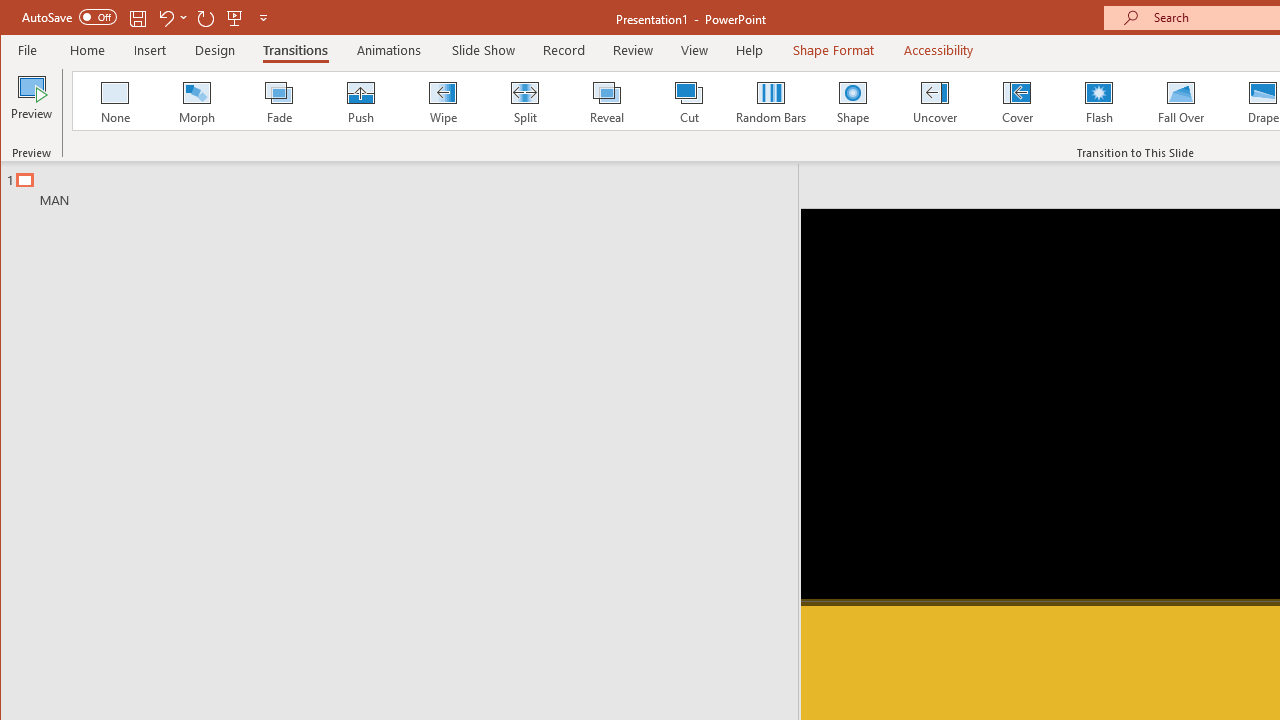  I want to click on 'Redo', so click(206, 17).